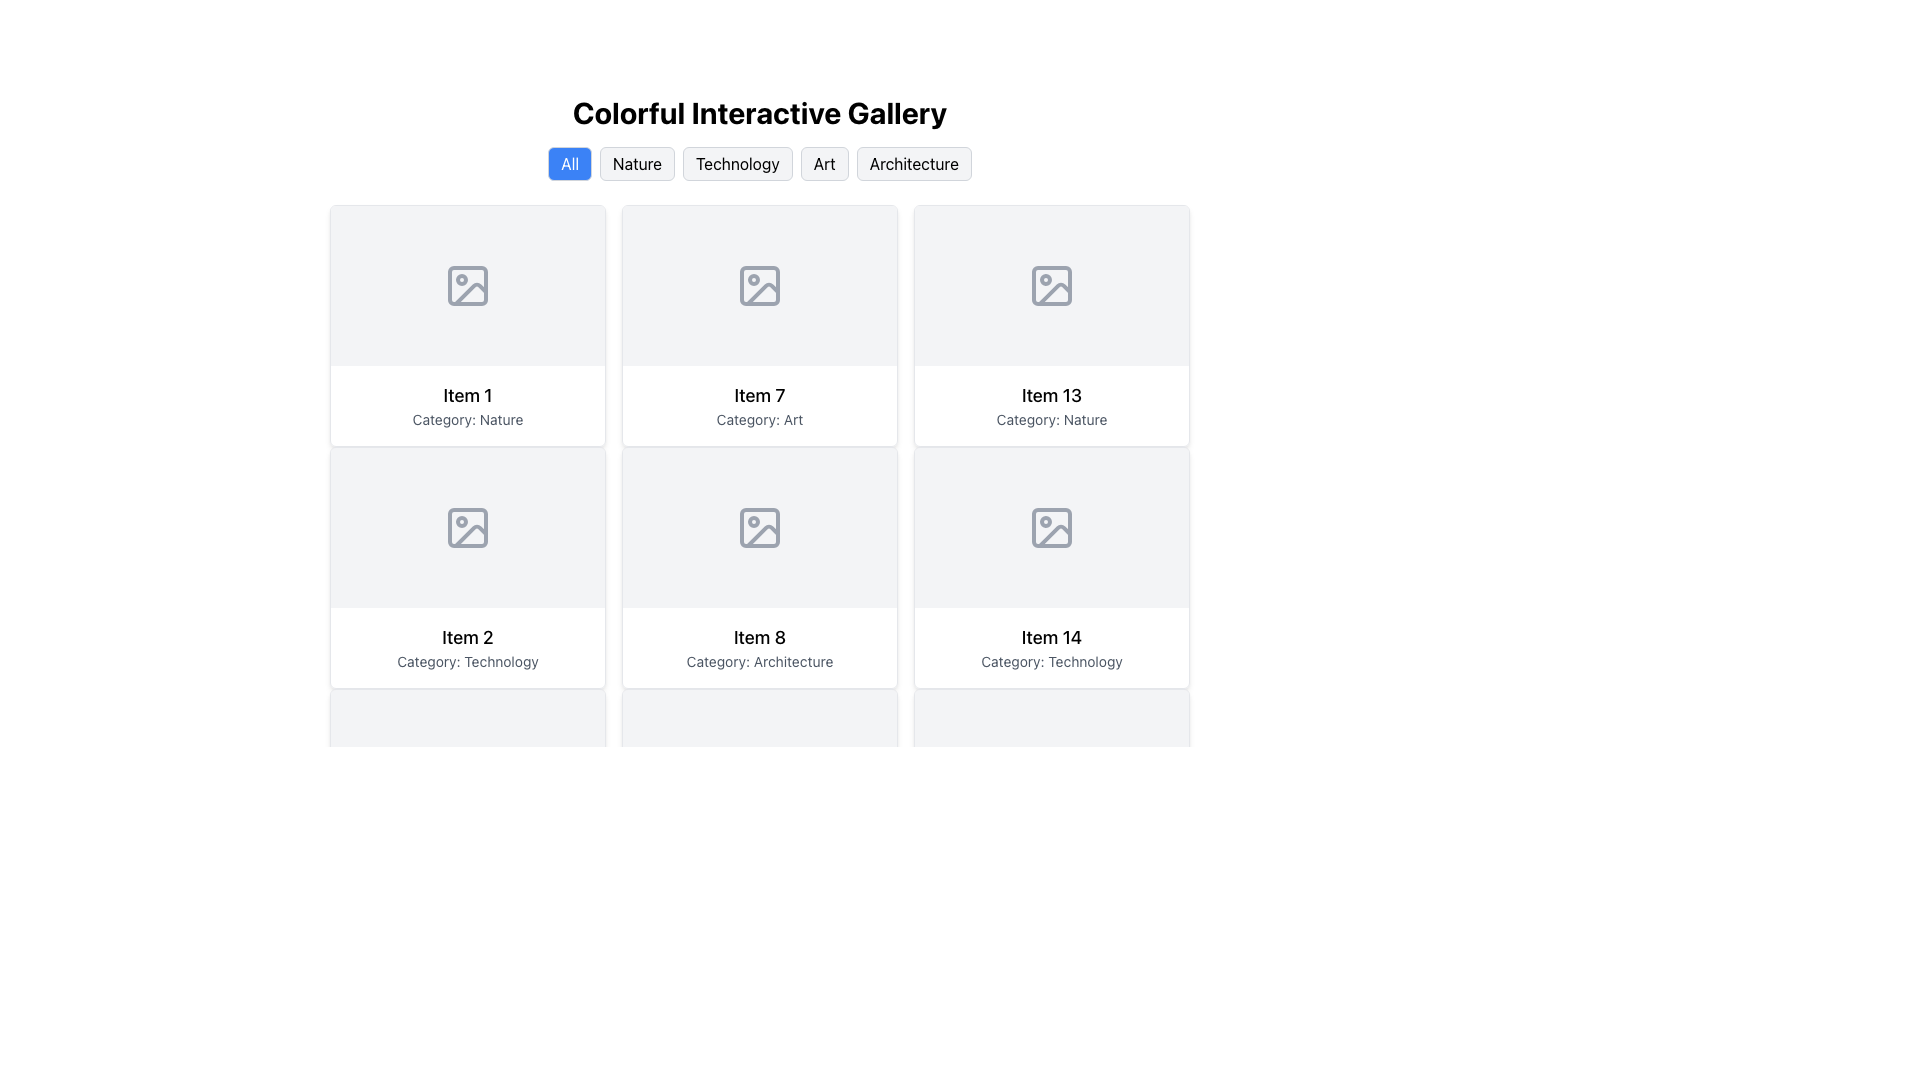  Describe the element at coordinates (1050, 285) in the screenshot. I see `placeholder for an image or icon display, which features a light gray background with a mountain and sun/moon icon, located in the second column of the third row under 'Item 13'` at that location.